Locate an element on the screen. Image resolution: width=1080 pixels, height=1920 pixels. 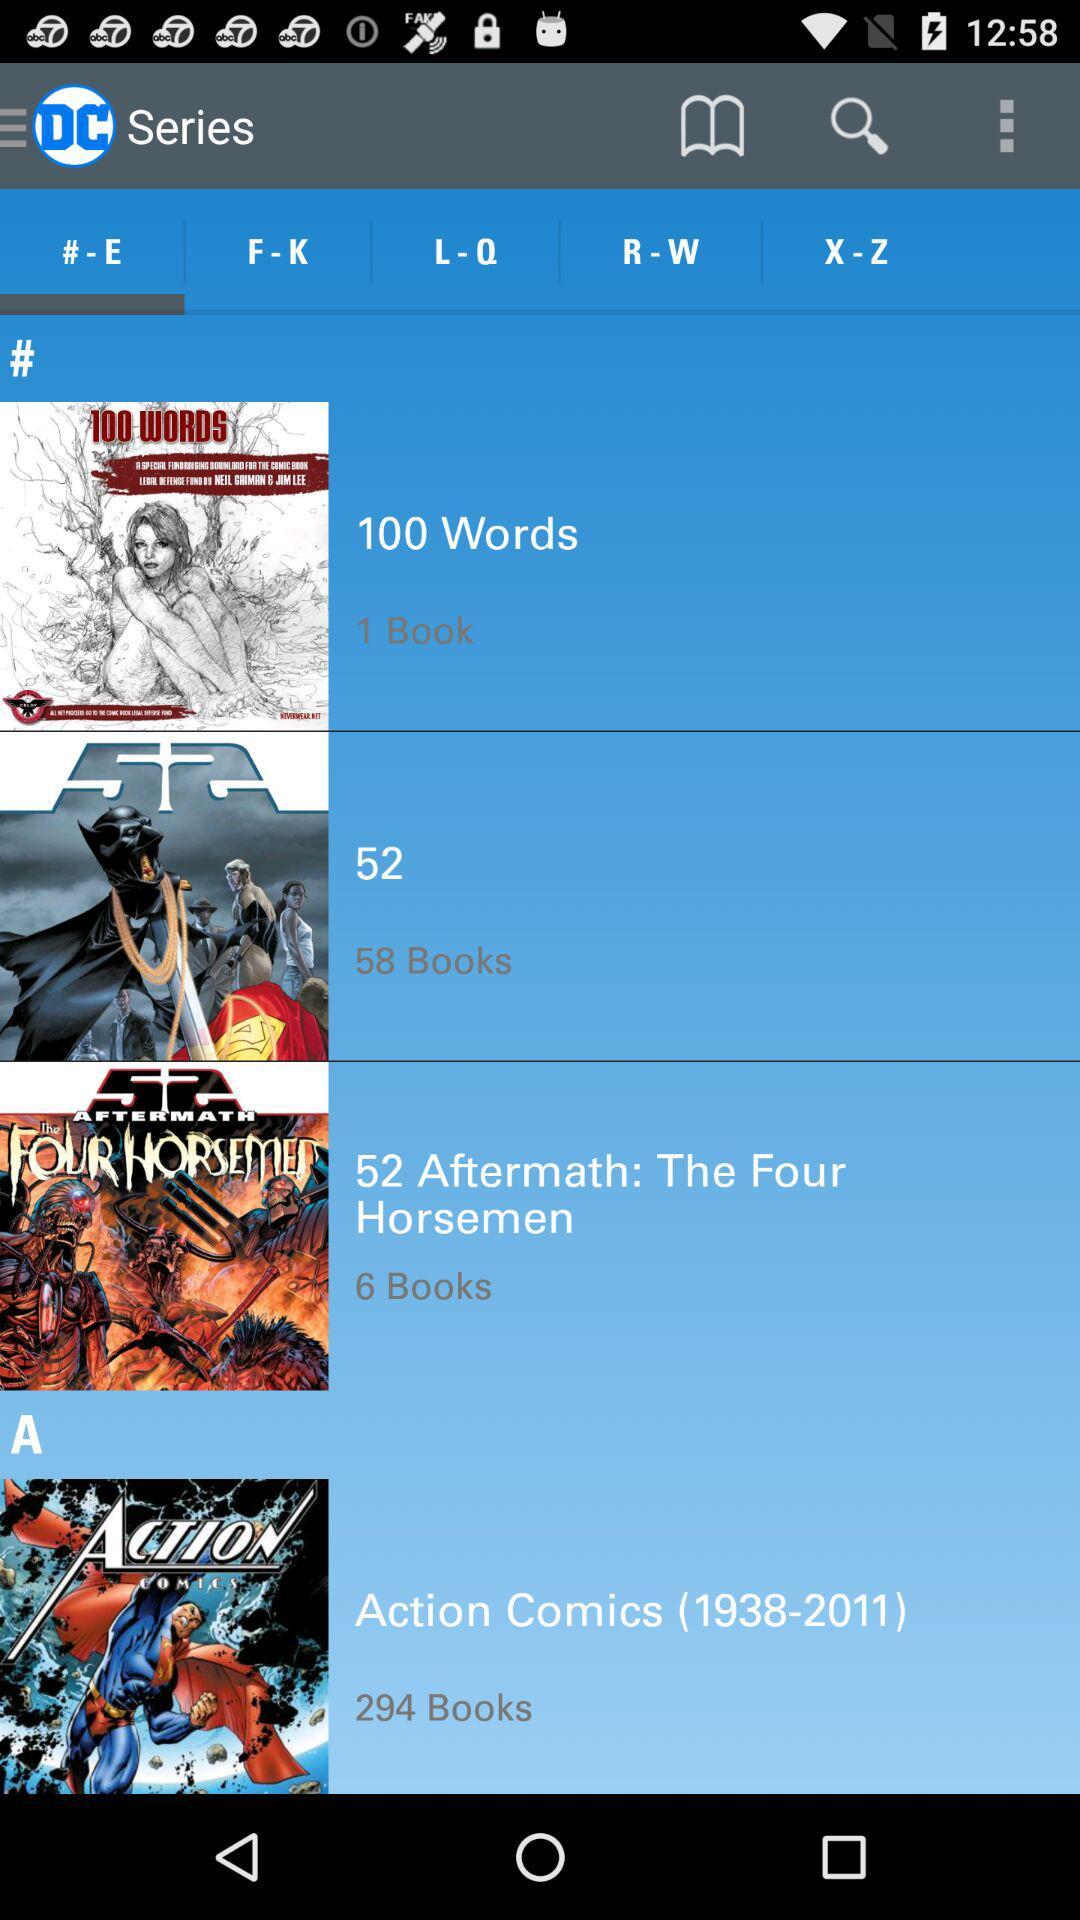
x - z is located at coordinates (855, 251).